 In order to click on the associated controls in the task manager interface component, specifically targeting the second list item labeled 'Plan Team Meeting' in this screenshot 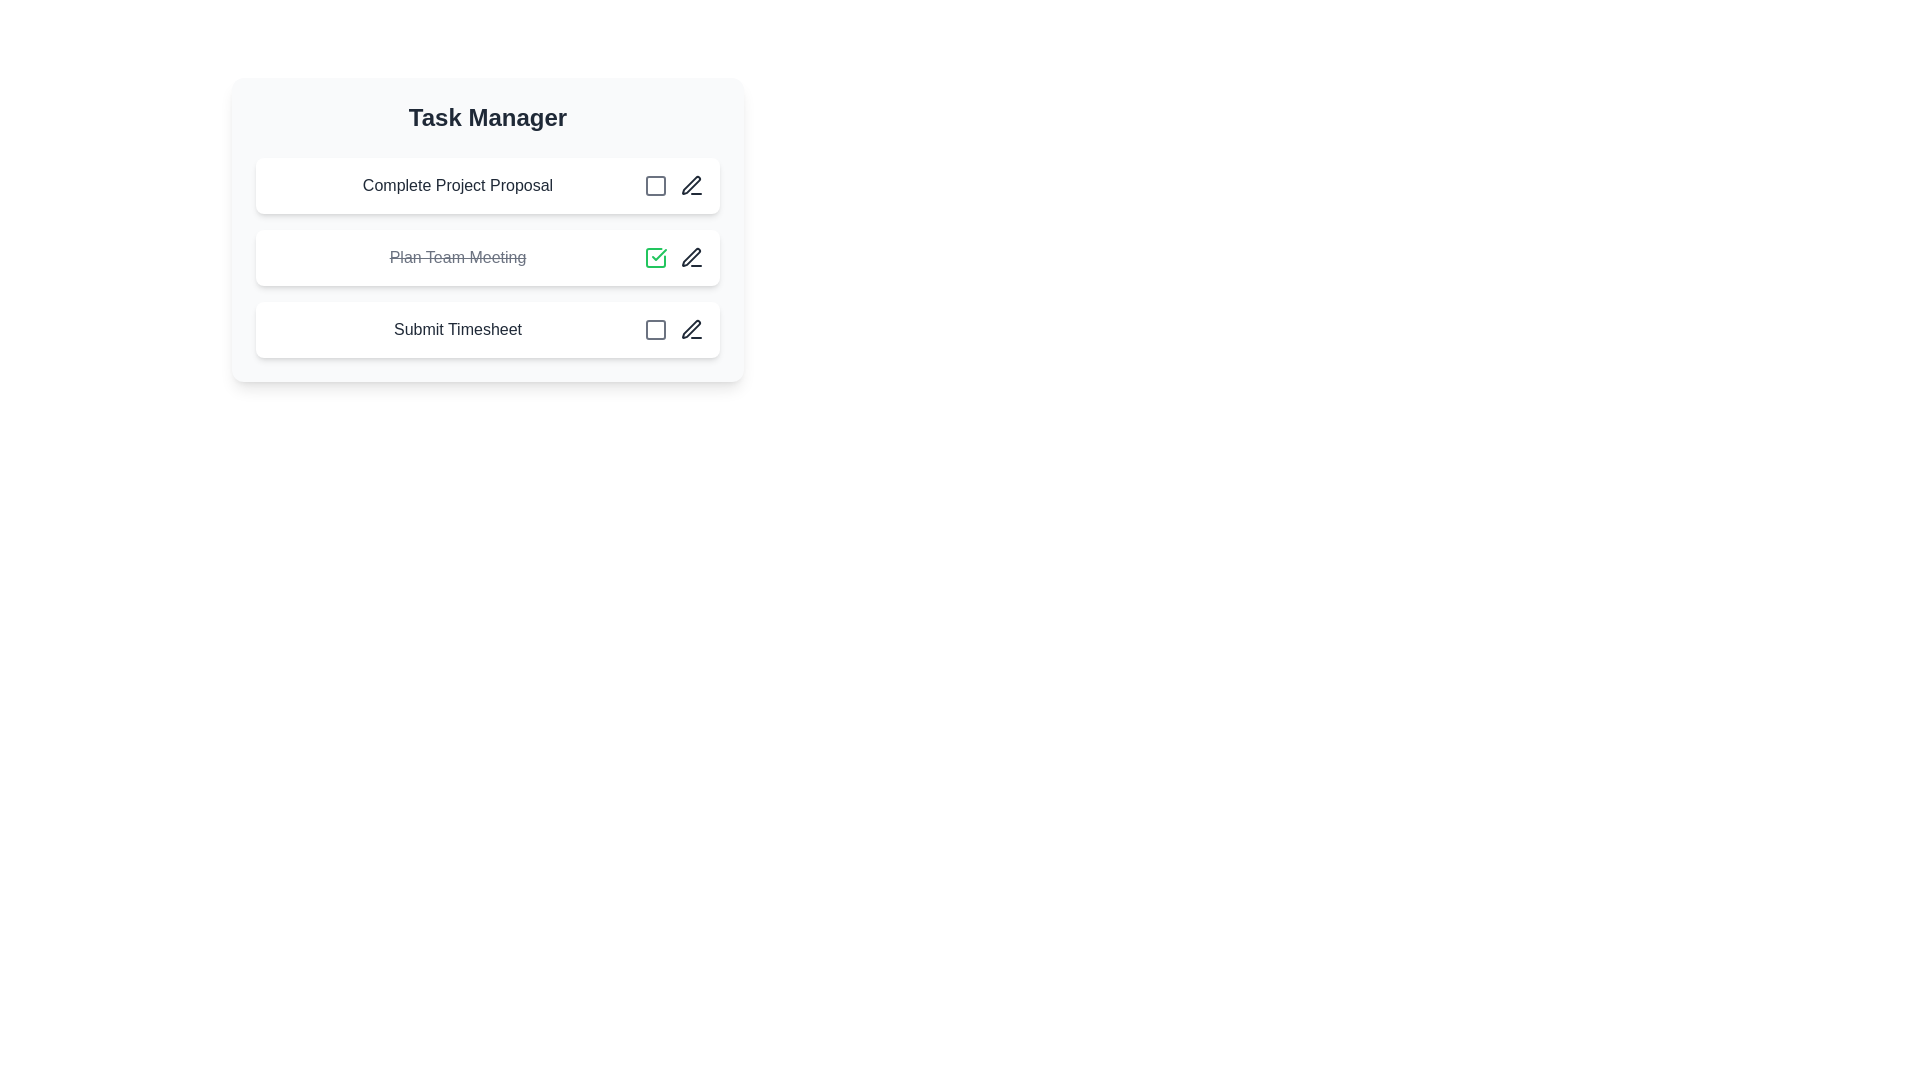, I will do `click(488, 229)`.